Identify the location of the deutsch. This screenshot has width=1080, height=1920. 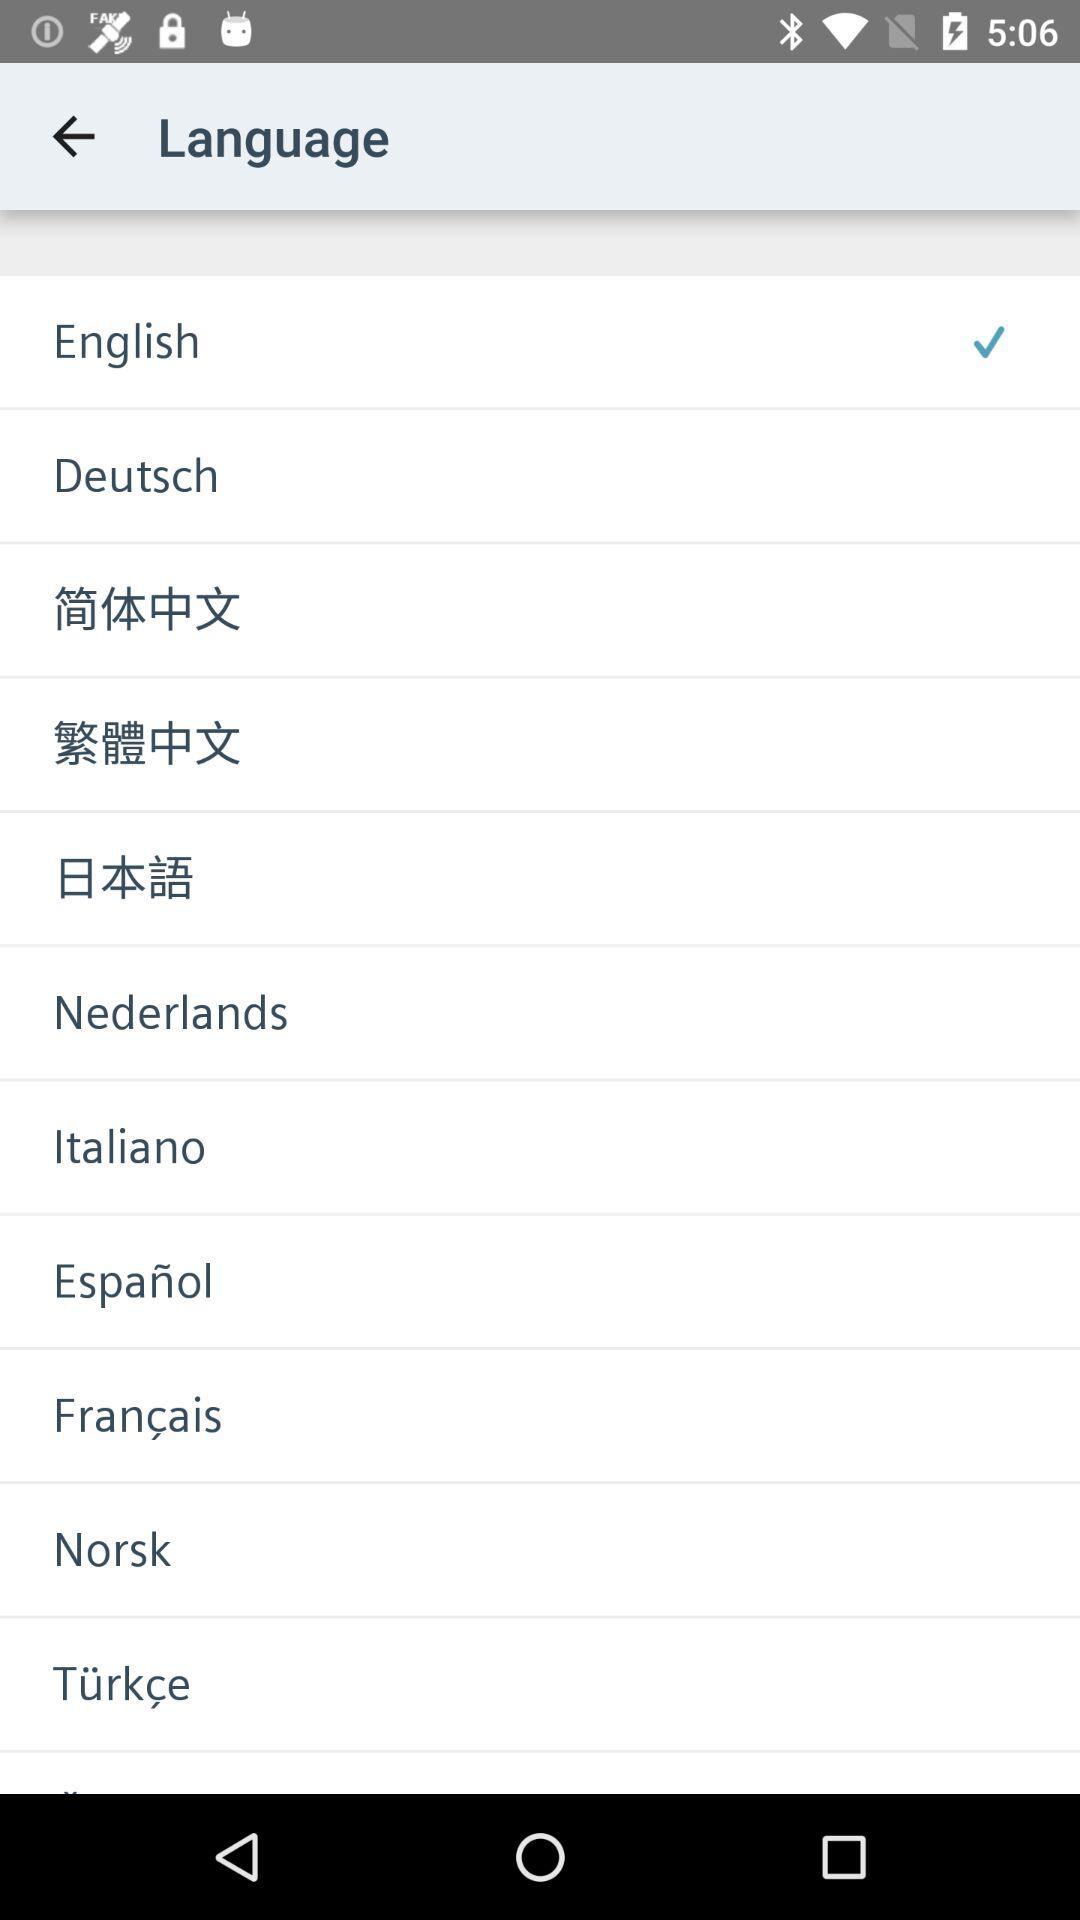
(109, 474).